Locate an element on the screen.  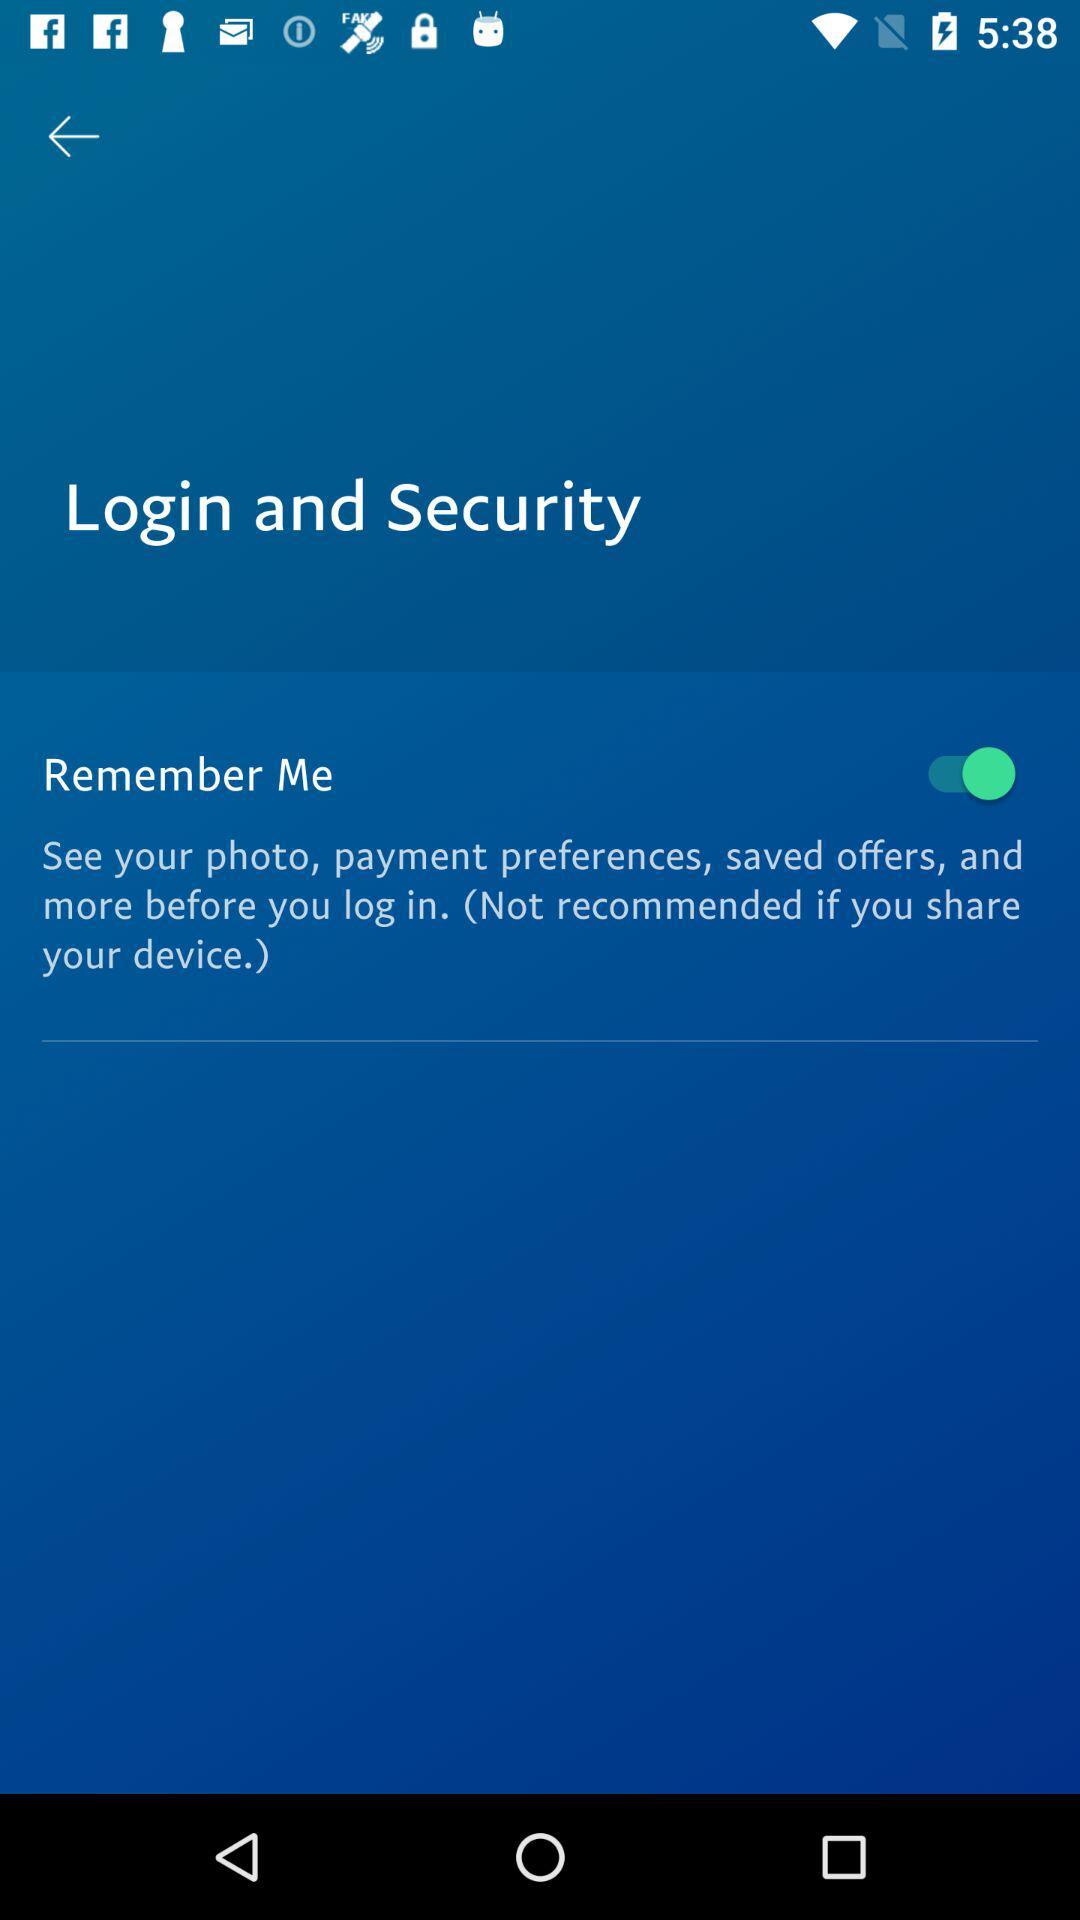
item above the login and security is located at coordinates (72, 135).